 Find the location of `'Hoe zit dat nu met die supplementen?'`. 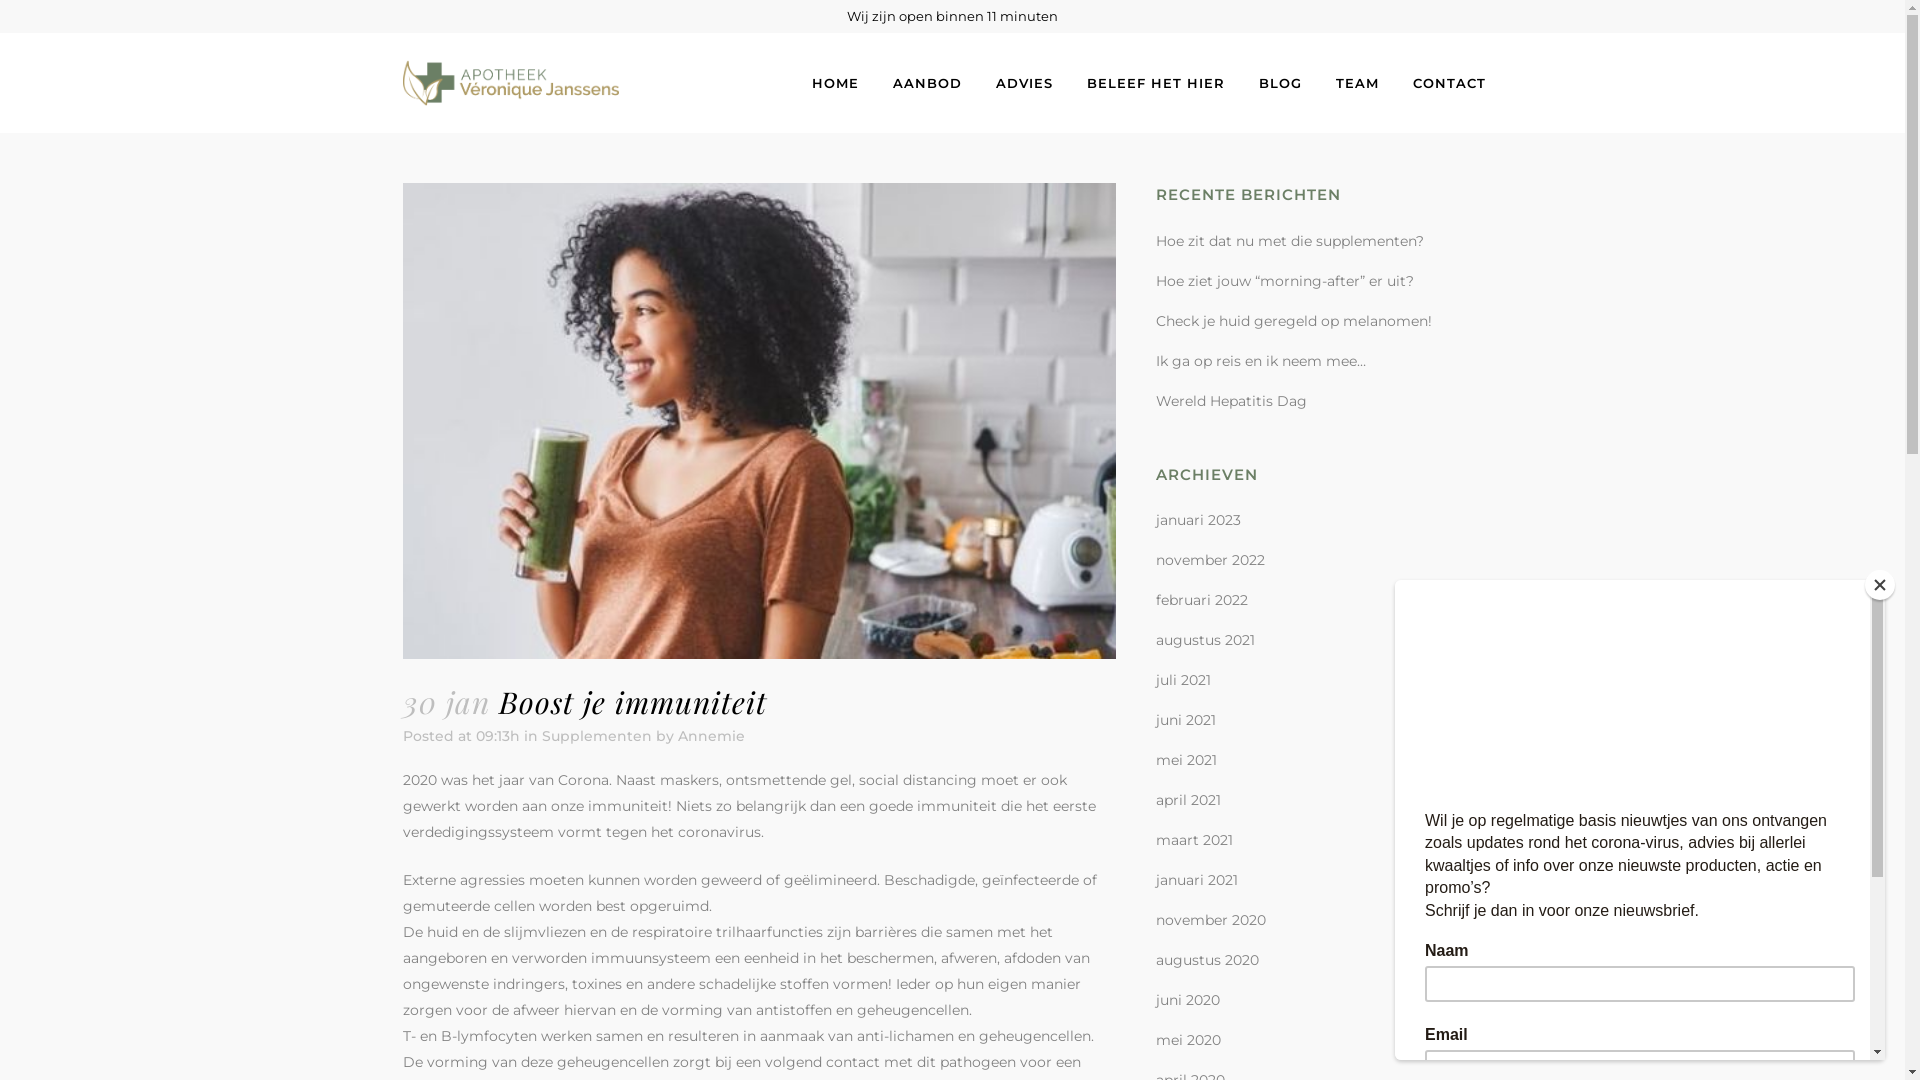

'Hoe zit dat nu met die supplementen?' is located at coordinates (1156, 239).